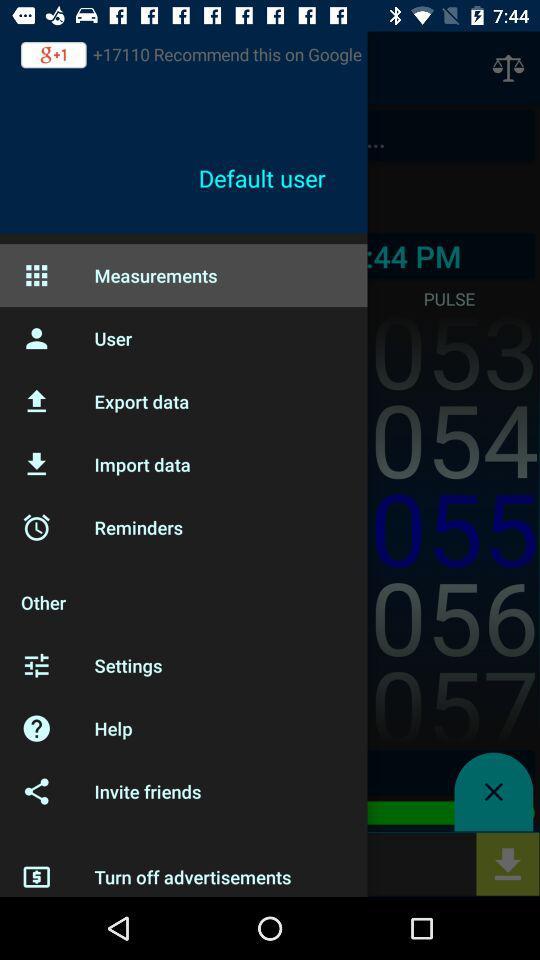  What do you see at coordinates (492, 792) in the screenshot?
I see `the close icon` at bounding box center [492, 792].